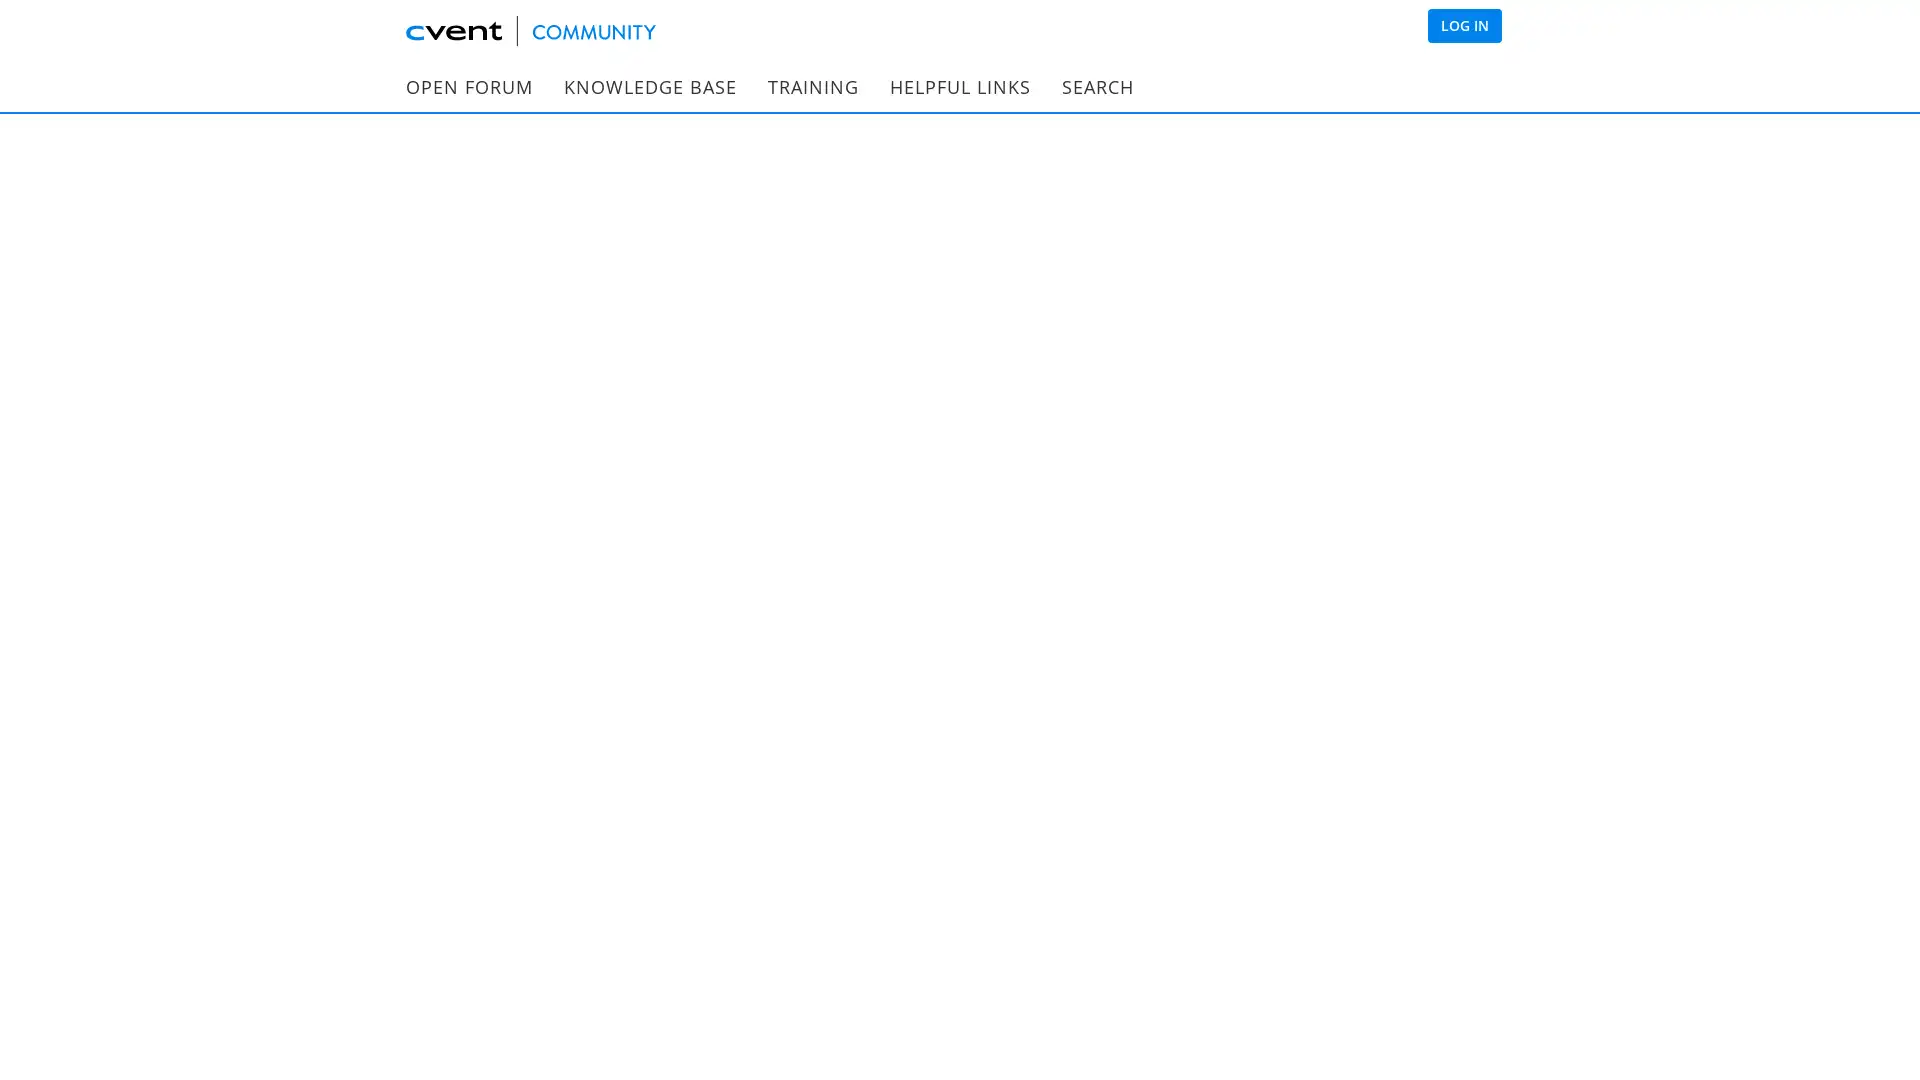 This screenshot has height=1080, width=1920. Describe the element at coordinates (936, 571) in the screenshot. I see `Yes` at that location.